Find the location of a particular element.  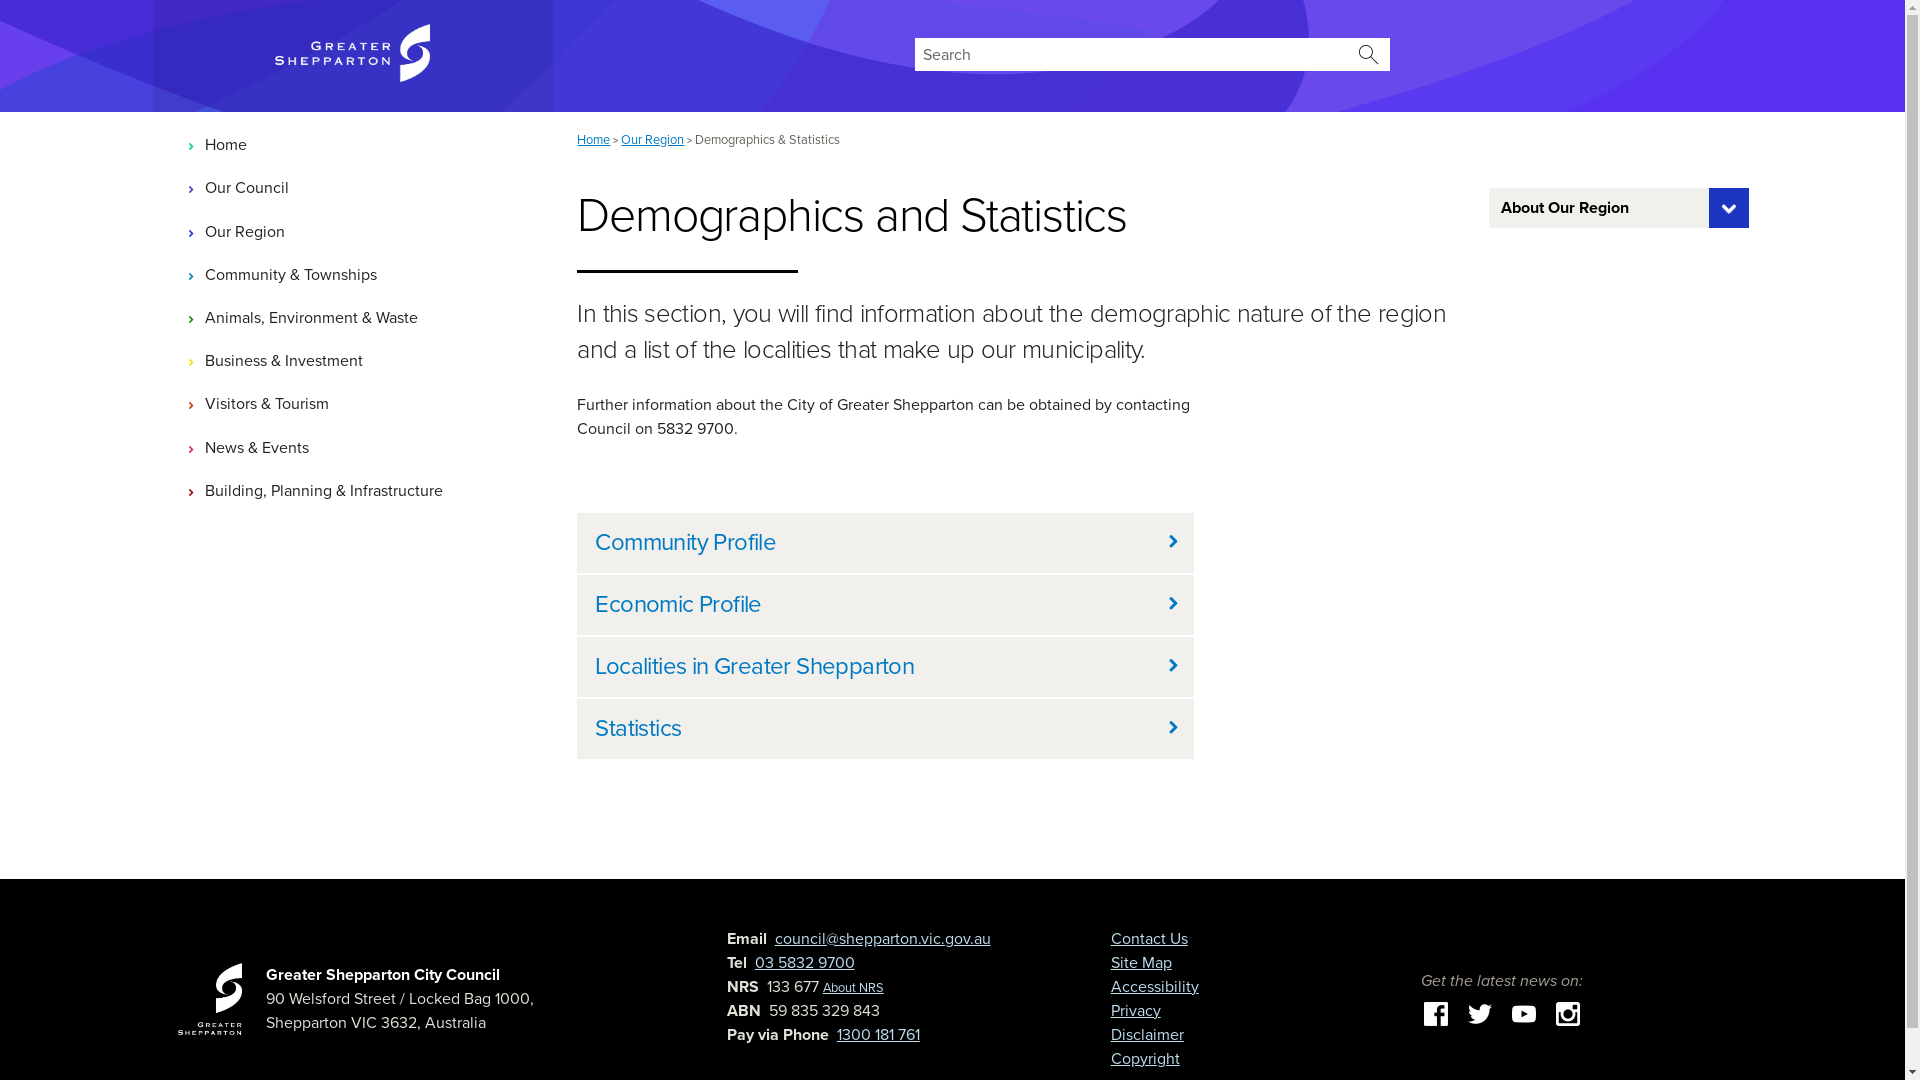

'Contact Us' is located at coordinates (1109, 938).